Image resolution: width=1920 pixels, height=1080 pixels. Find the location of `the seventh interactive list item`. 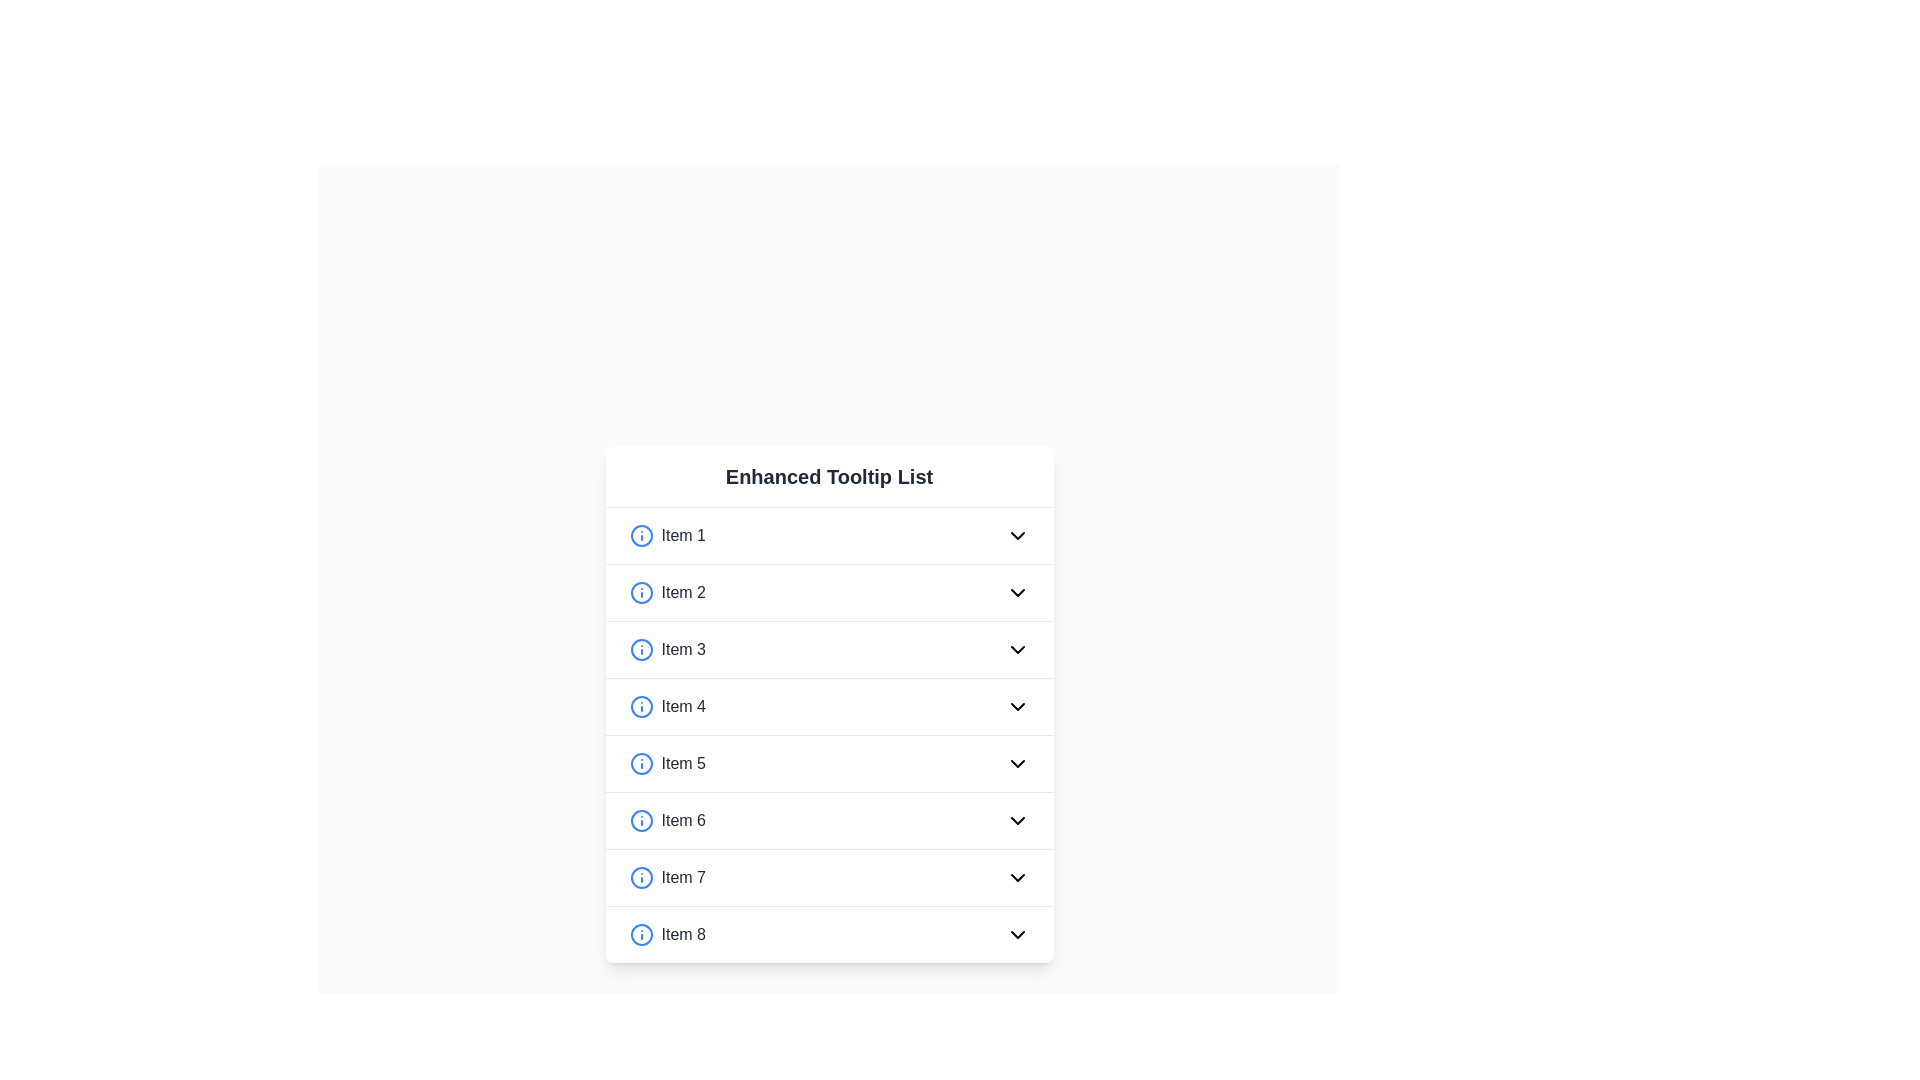

the seventh interactive list item is located at coordinates (829, 877).